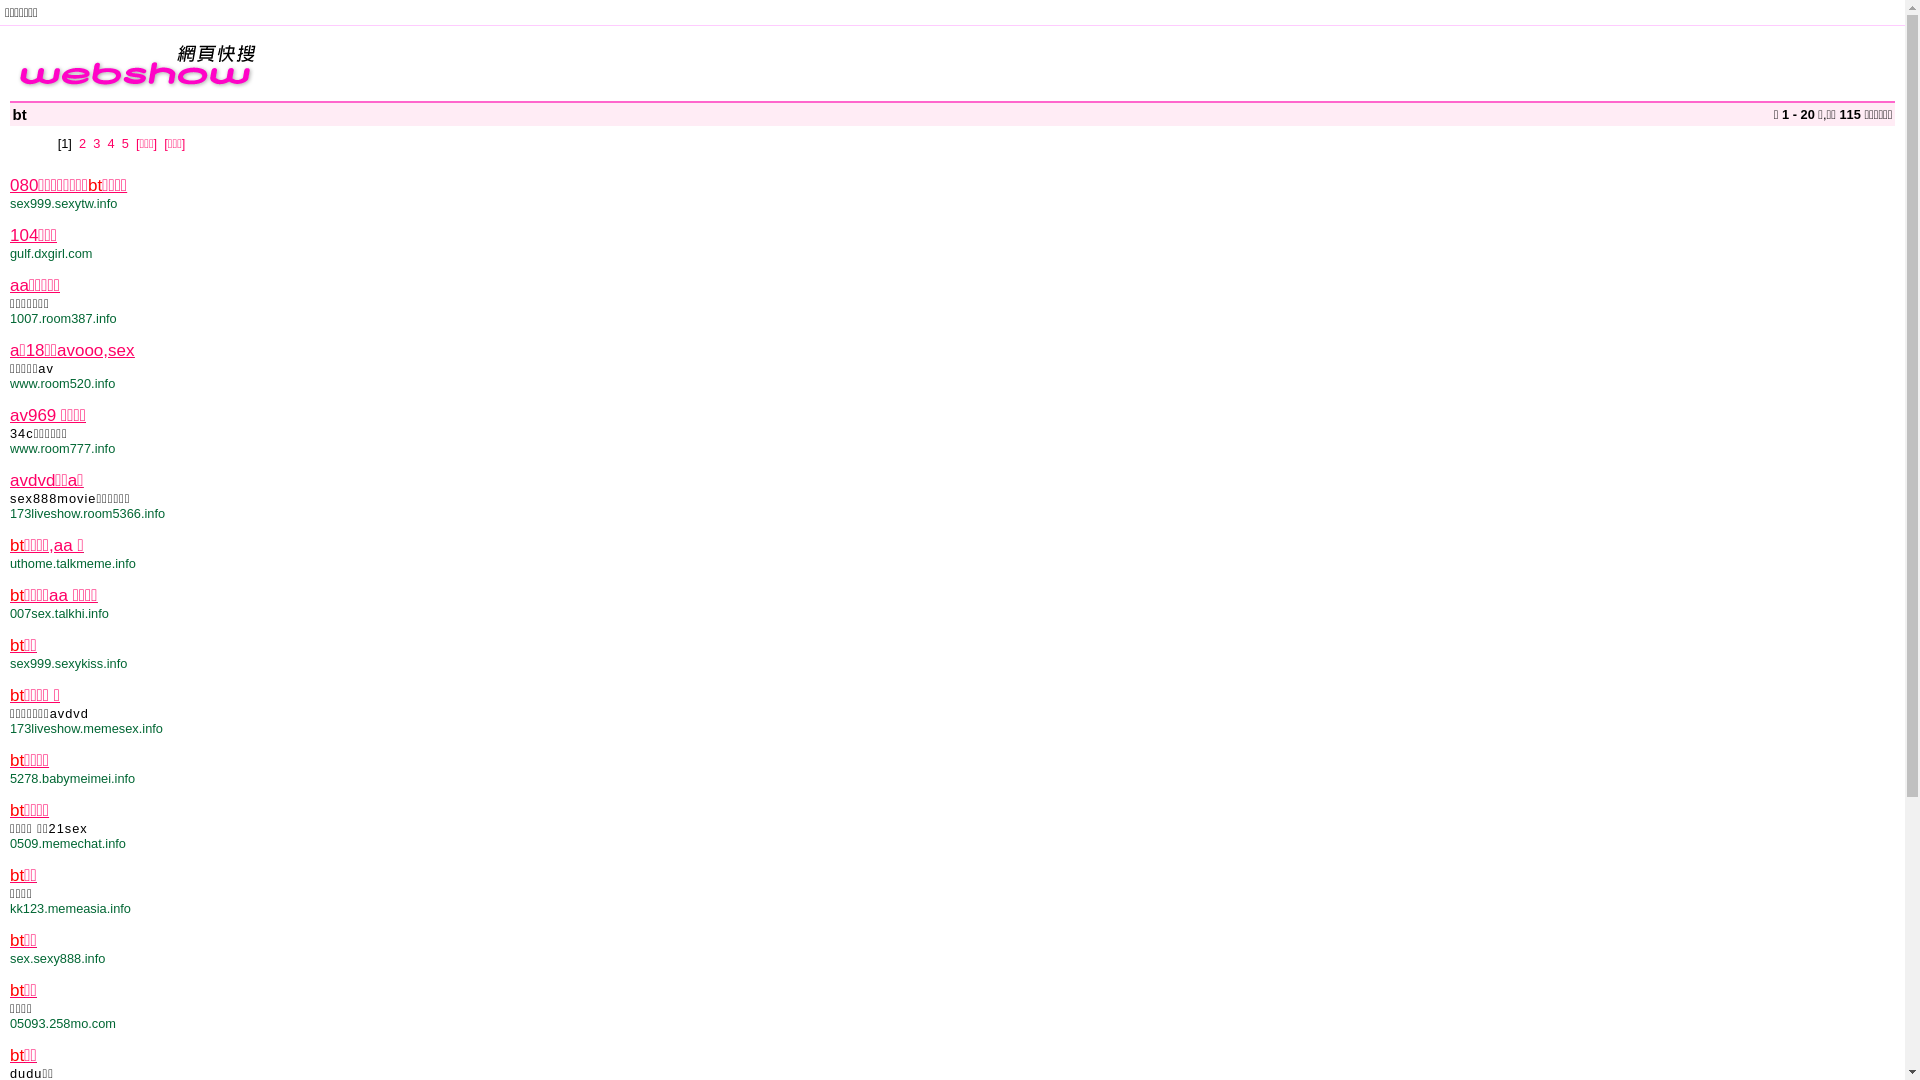  I want to click on '4', so click(109, 142).